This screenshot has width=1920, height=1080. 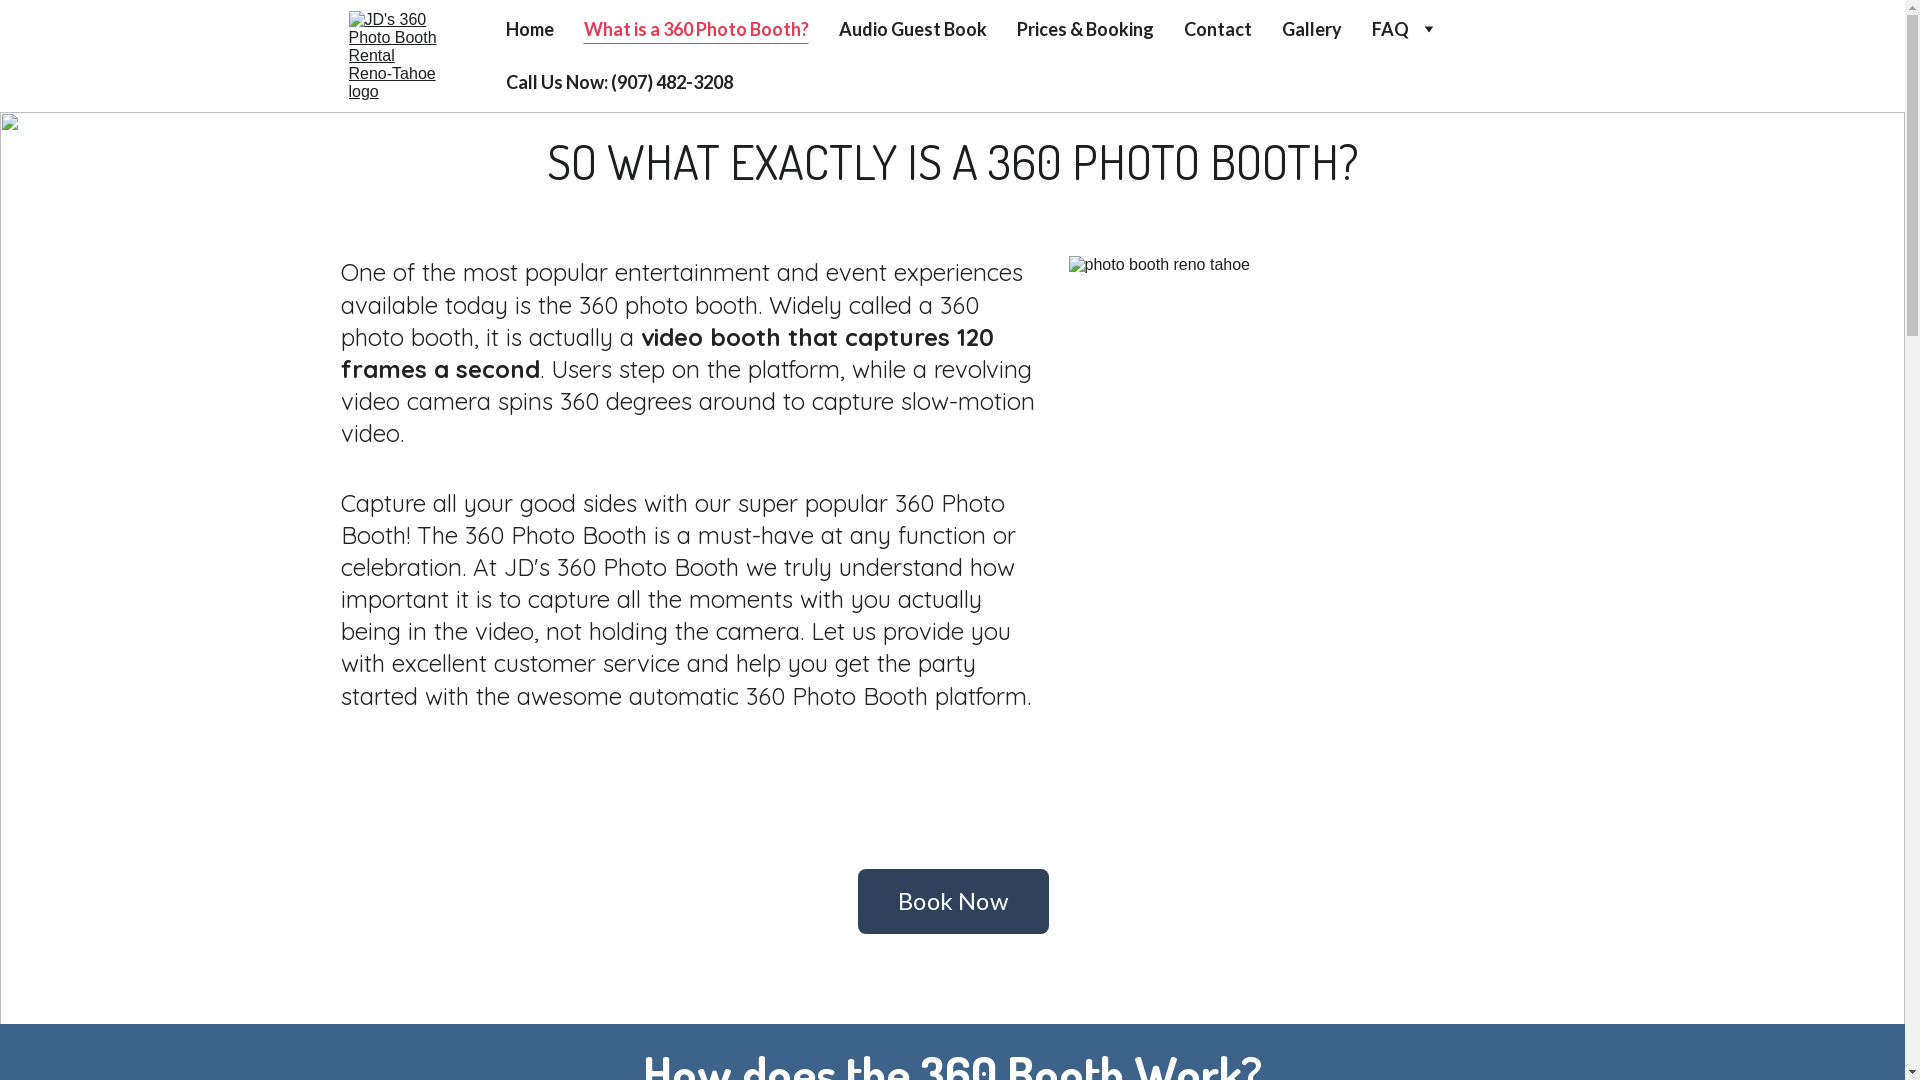 What do you see at coordinates (1217, 29) in the screenshot?
I see `'Contact'` at bounding box center [1217, 29].